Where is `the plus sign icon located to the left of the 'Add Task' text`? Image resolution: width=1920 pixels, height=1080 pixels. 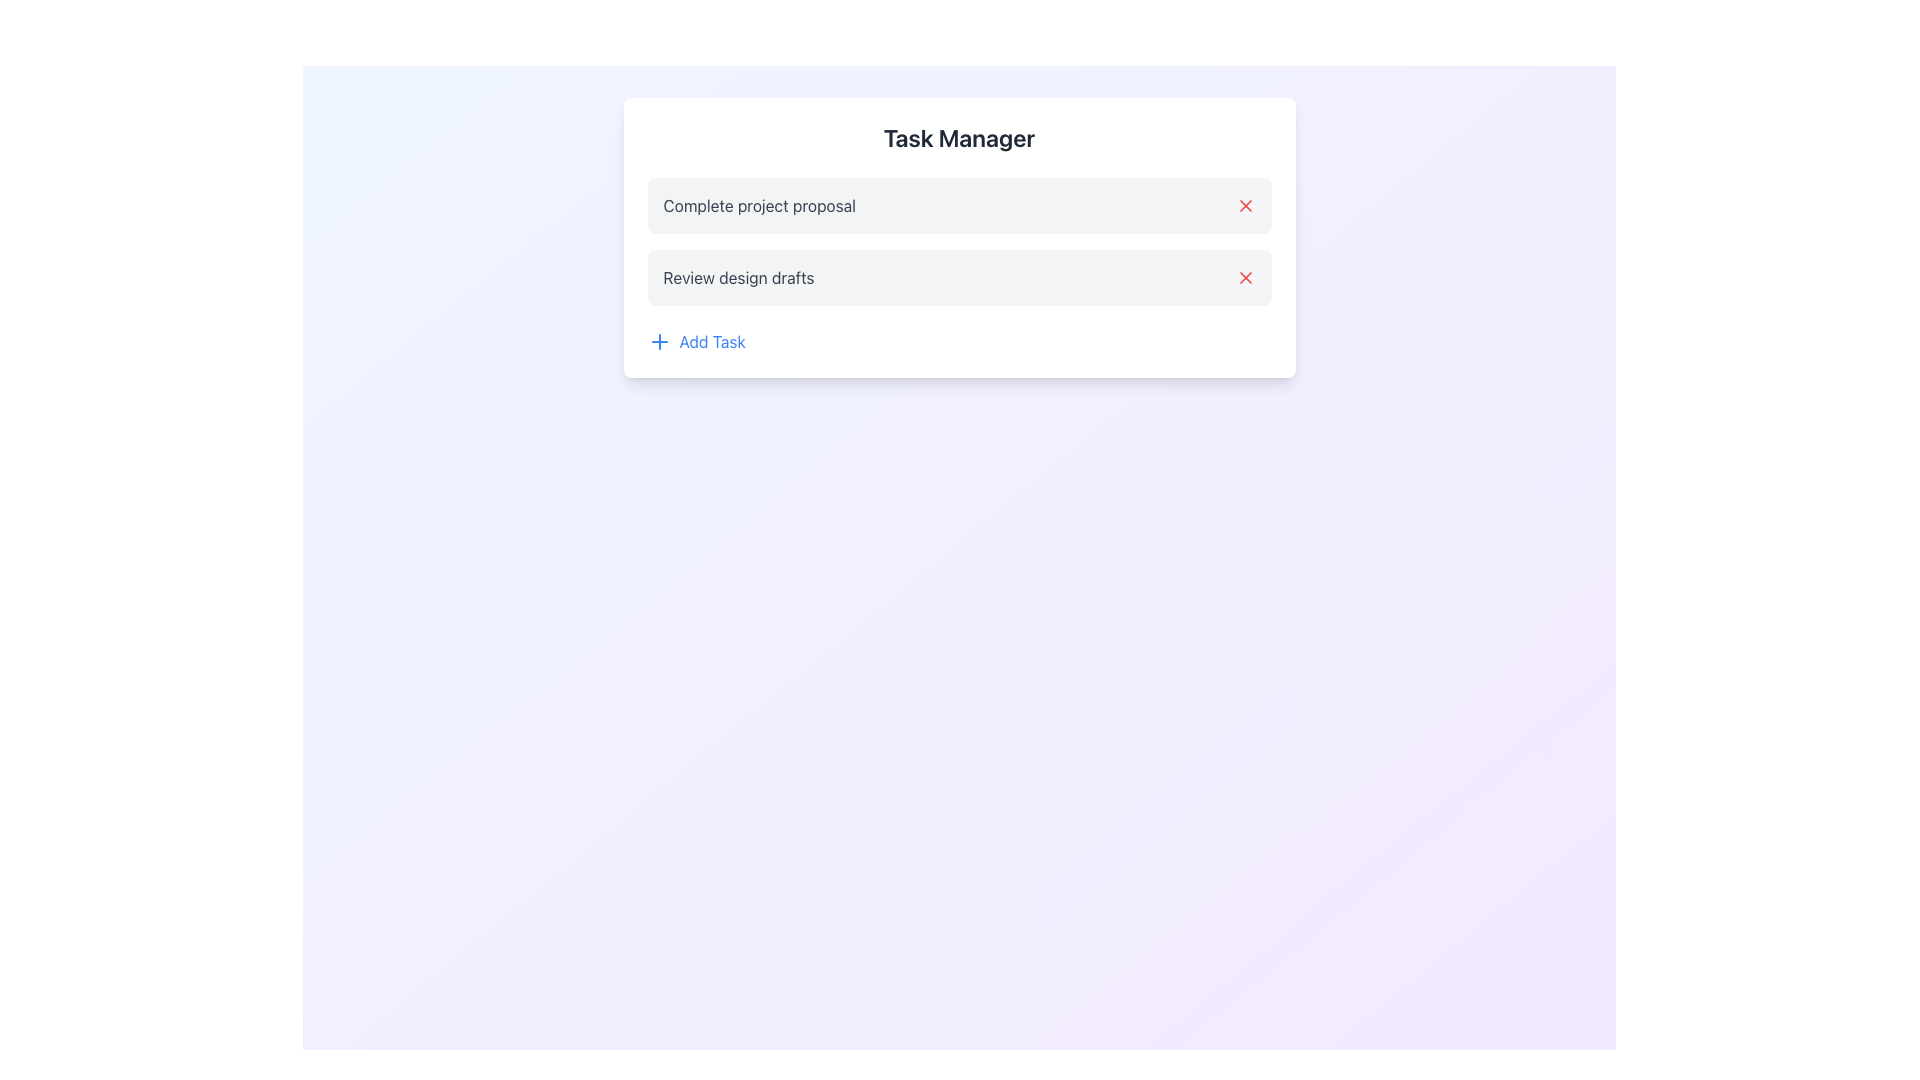 the plus sign icon located to the left of the 'Add Task' text is located at coordinates (659, 341).